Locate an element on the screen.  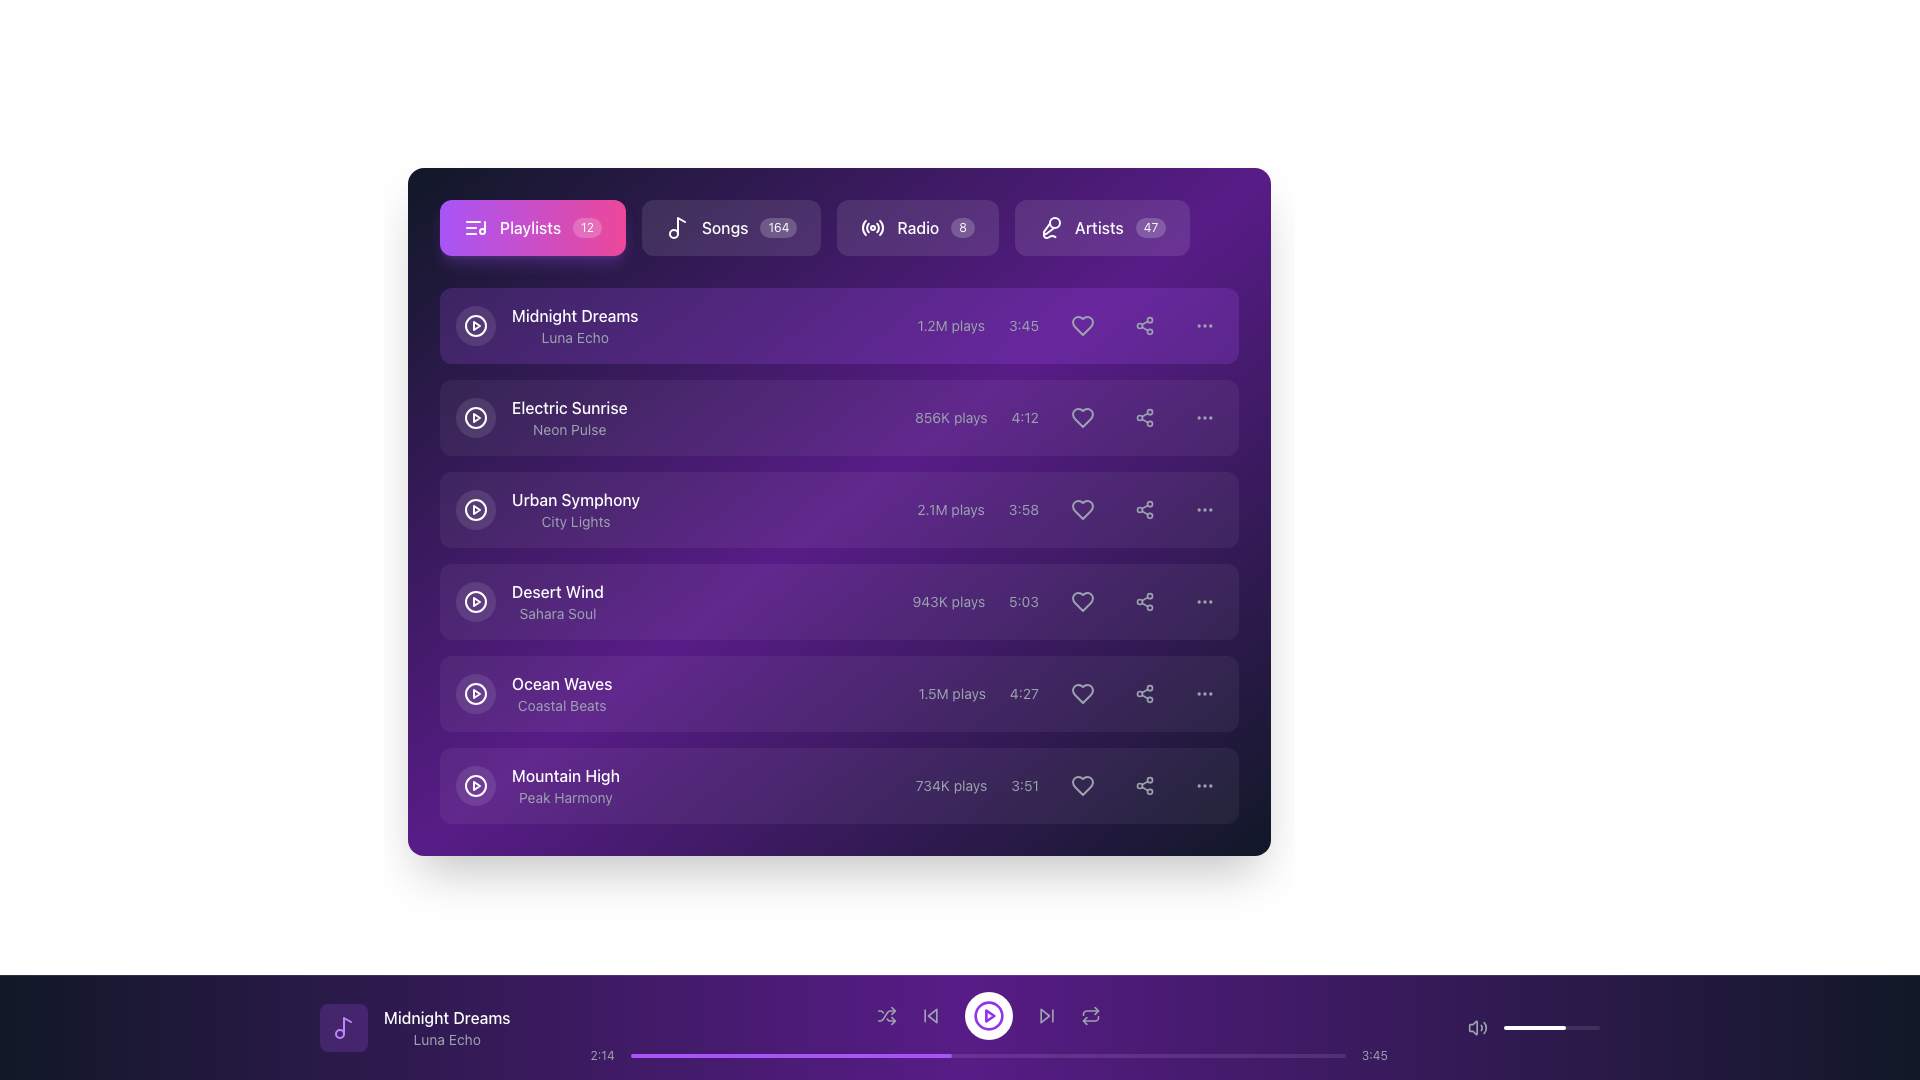
the fifth list item representing a music track, located between 'Desert Wind' and 'Mountain High' is located at coordinates (839, 693).